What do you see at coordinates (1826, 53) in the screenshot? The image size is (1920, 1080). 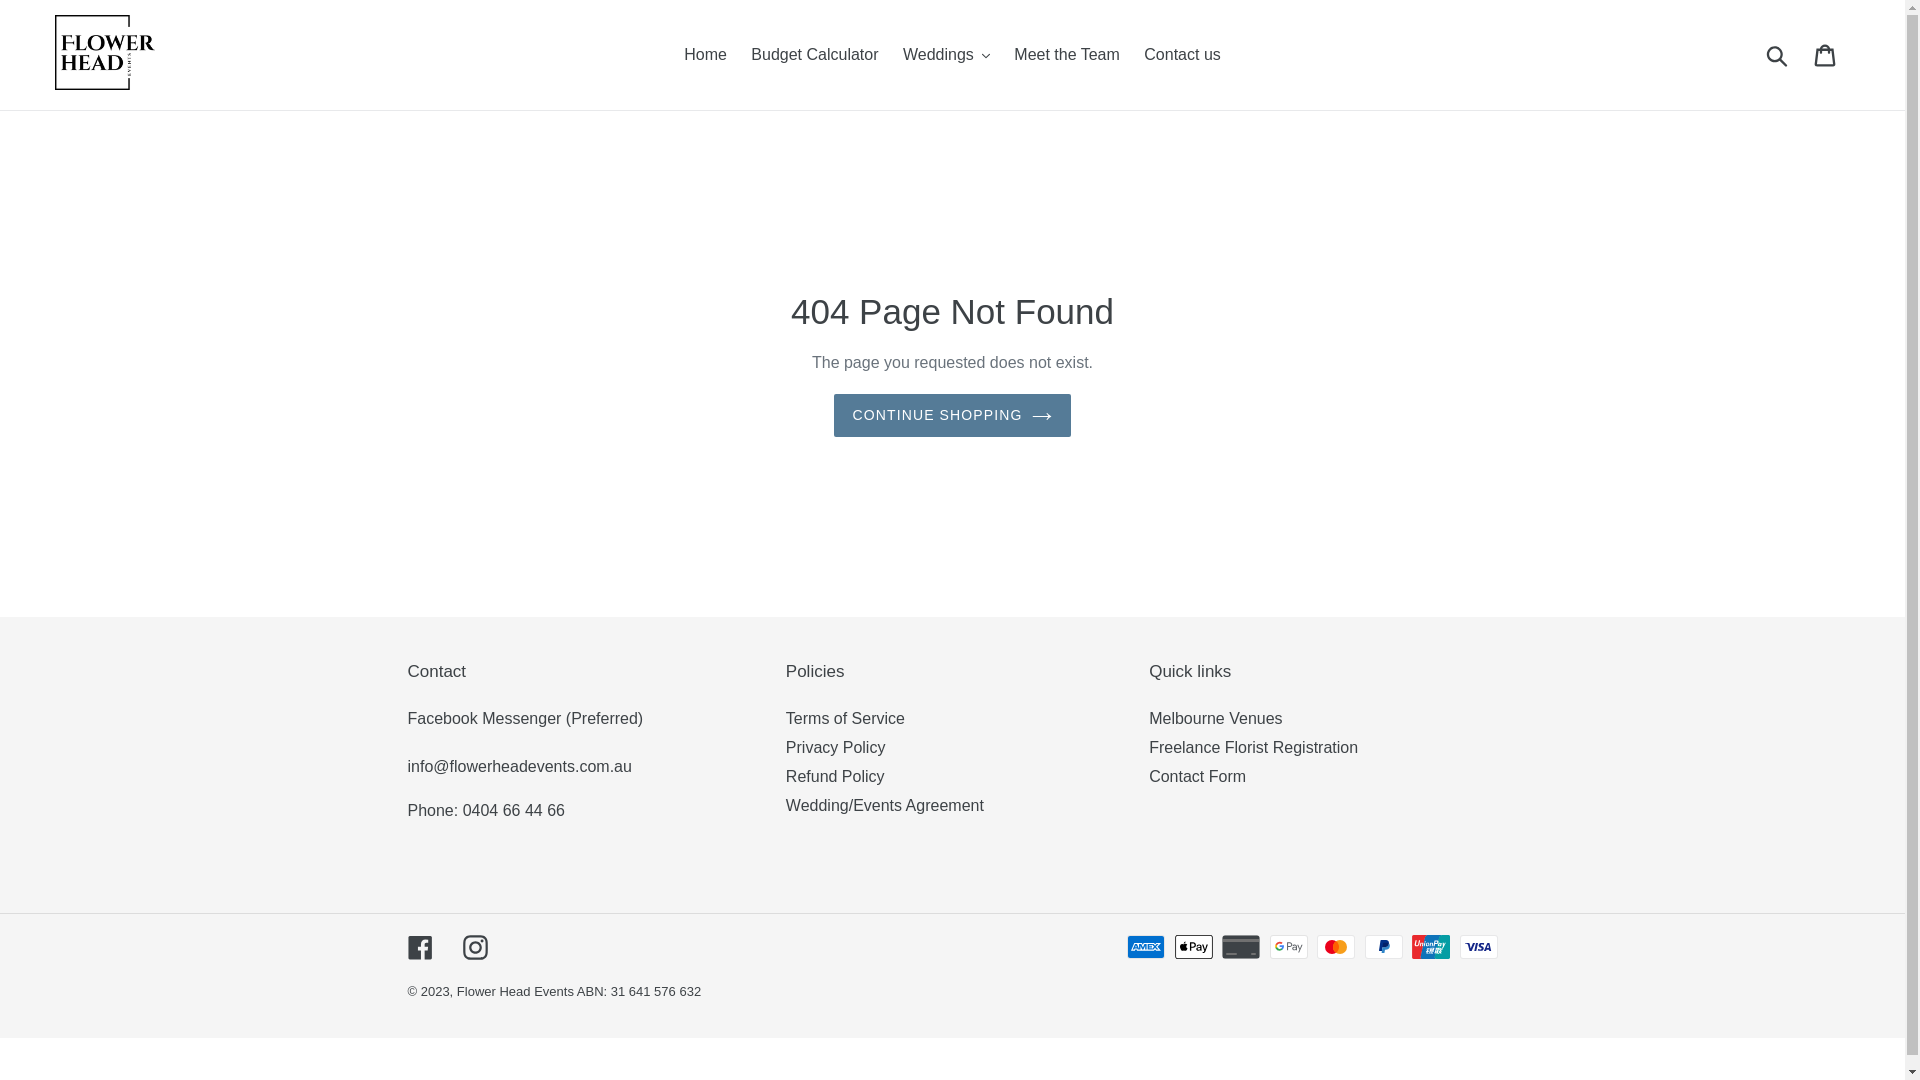 I see `'Cart'` at bounding box center [1826, 53].